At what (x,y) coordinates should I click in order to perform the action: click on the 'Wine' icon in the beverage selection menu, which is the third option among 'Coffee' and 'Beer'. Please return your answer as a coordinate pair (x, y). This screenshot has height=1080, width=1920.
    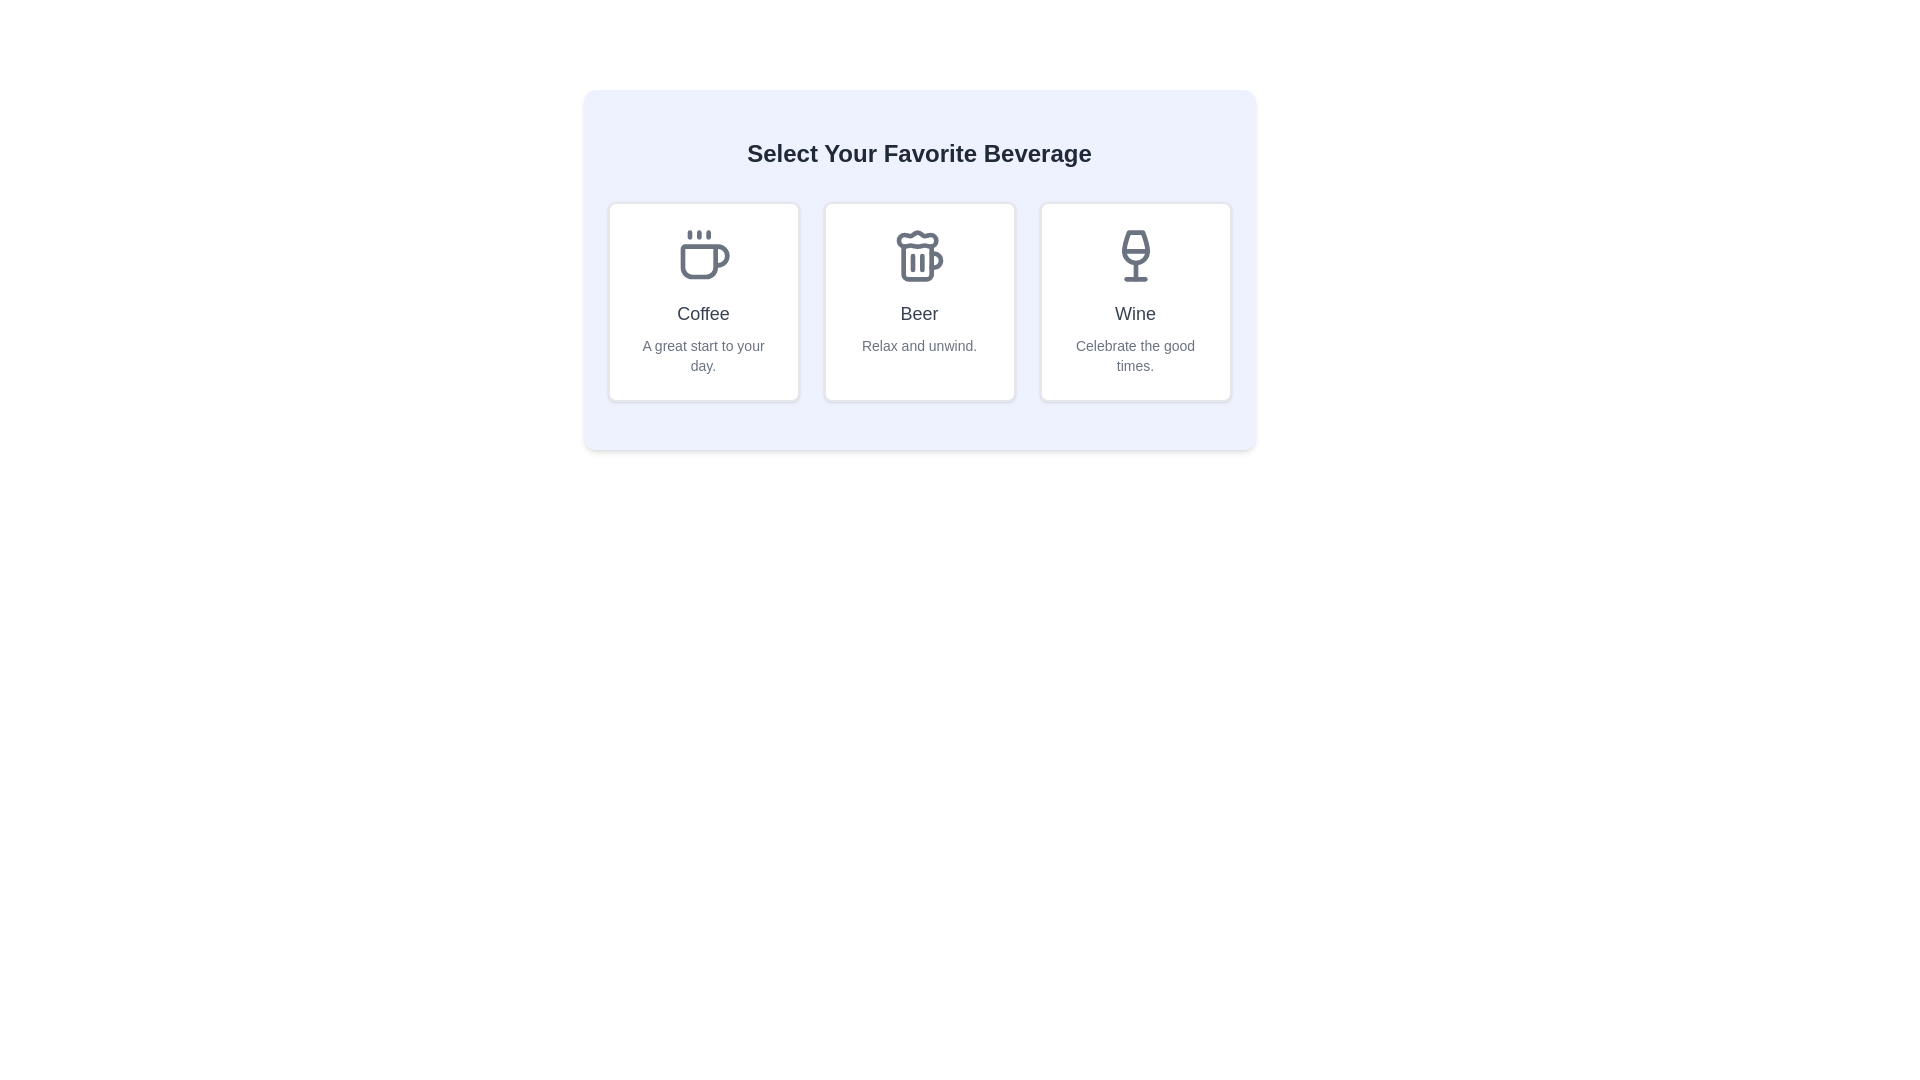
    Looking at the image, I should click on (1135, 246).